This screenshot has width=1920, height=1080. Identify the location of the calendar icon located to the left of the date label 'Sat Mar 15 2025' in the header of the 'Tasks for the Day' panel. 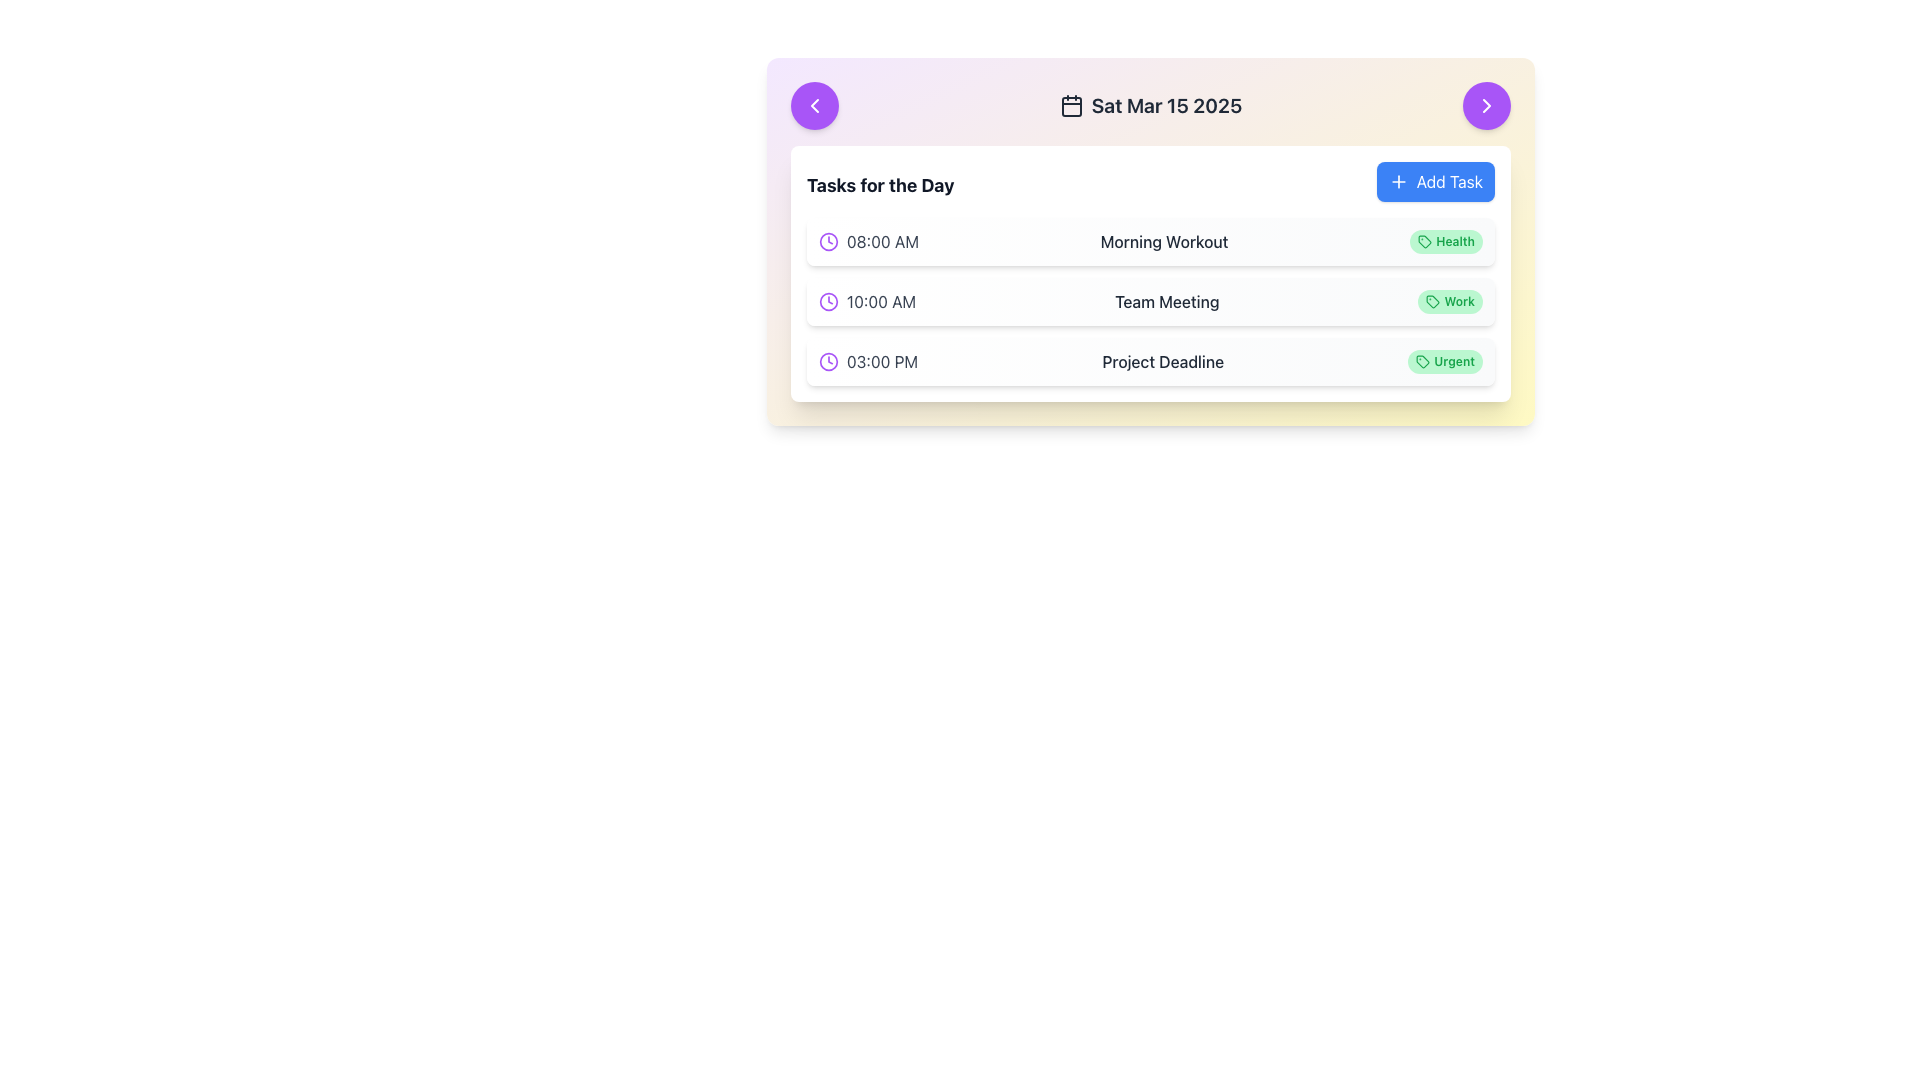
(1070, 105).